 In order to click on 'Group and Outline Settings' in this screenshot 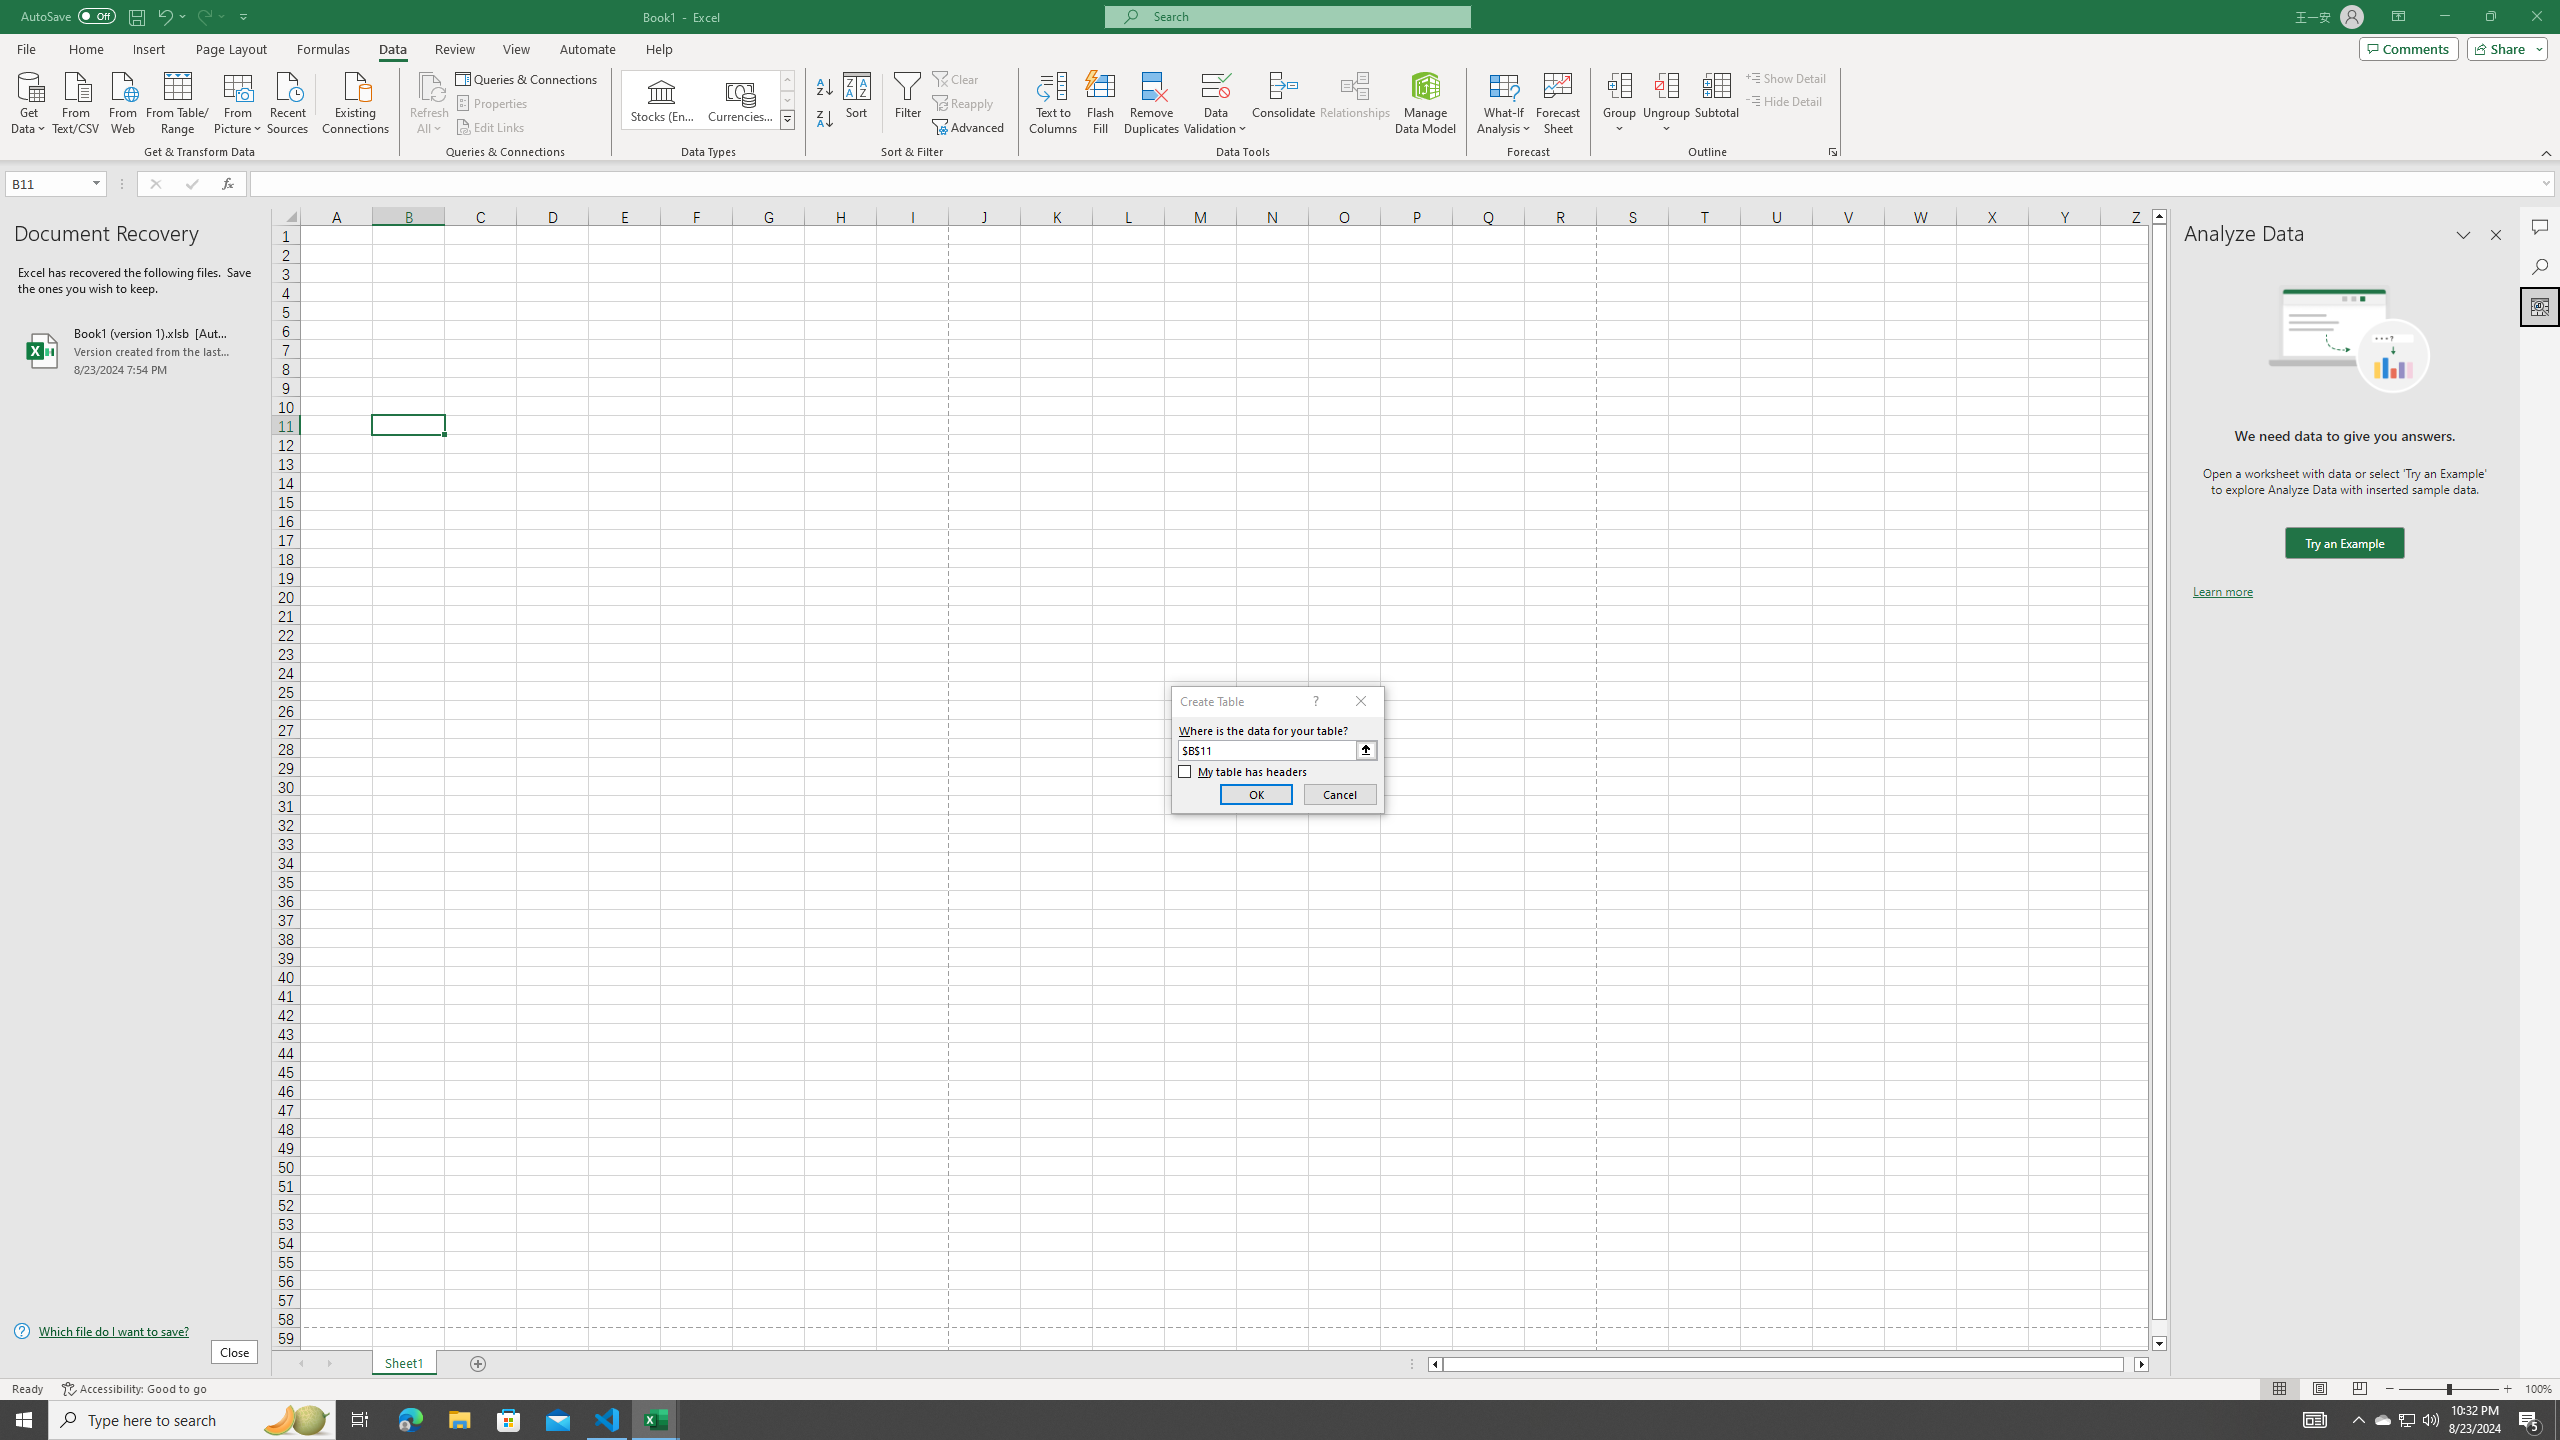, I will do `click(1831, 150)`.